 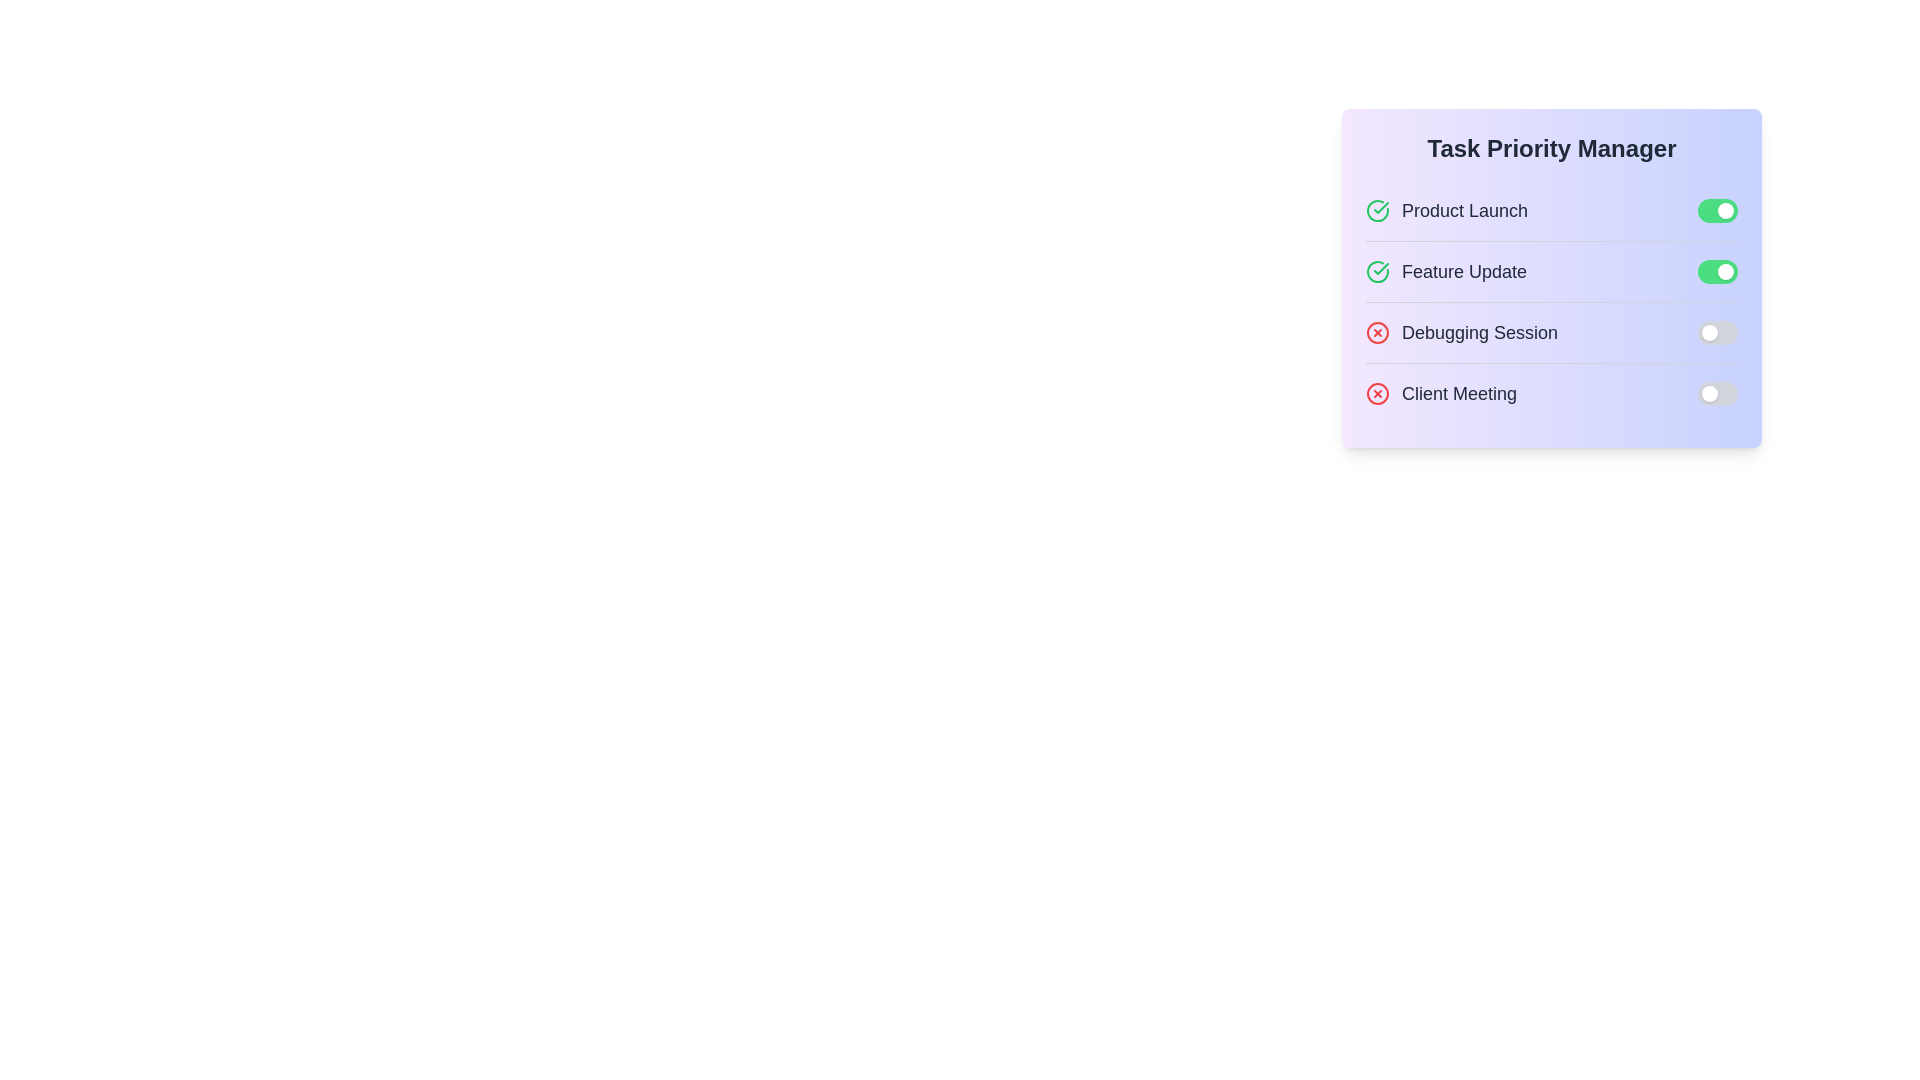 I want to click on the task with title Client Meeting, so click(x=1440, y=393).